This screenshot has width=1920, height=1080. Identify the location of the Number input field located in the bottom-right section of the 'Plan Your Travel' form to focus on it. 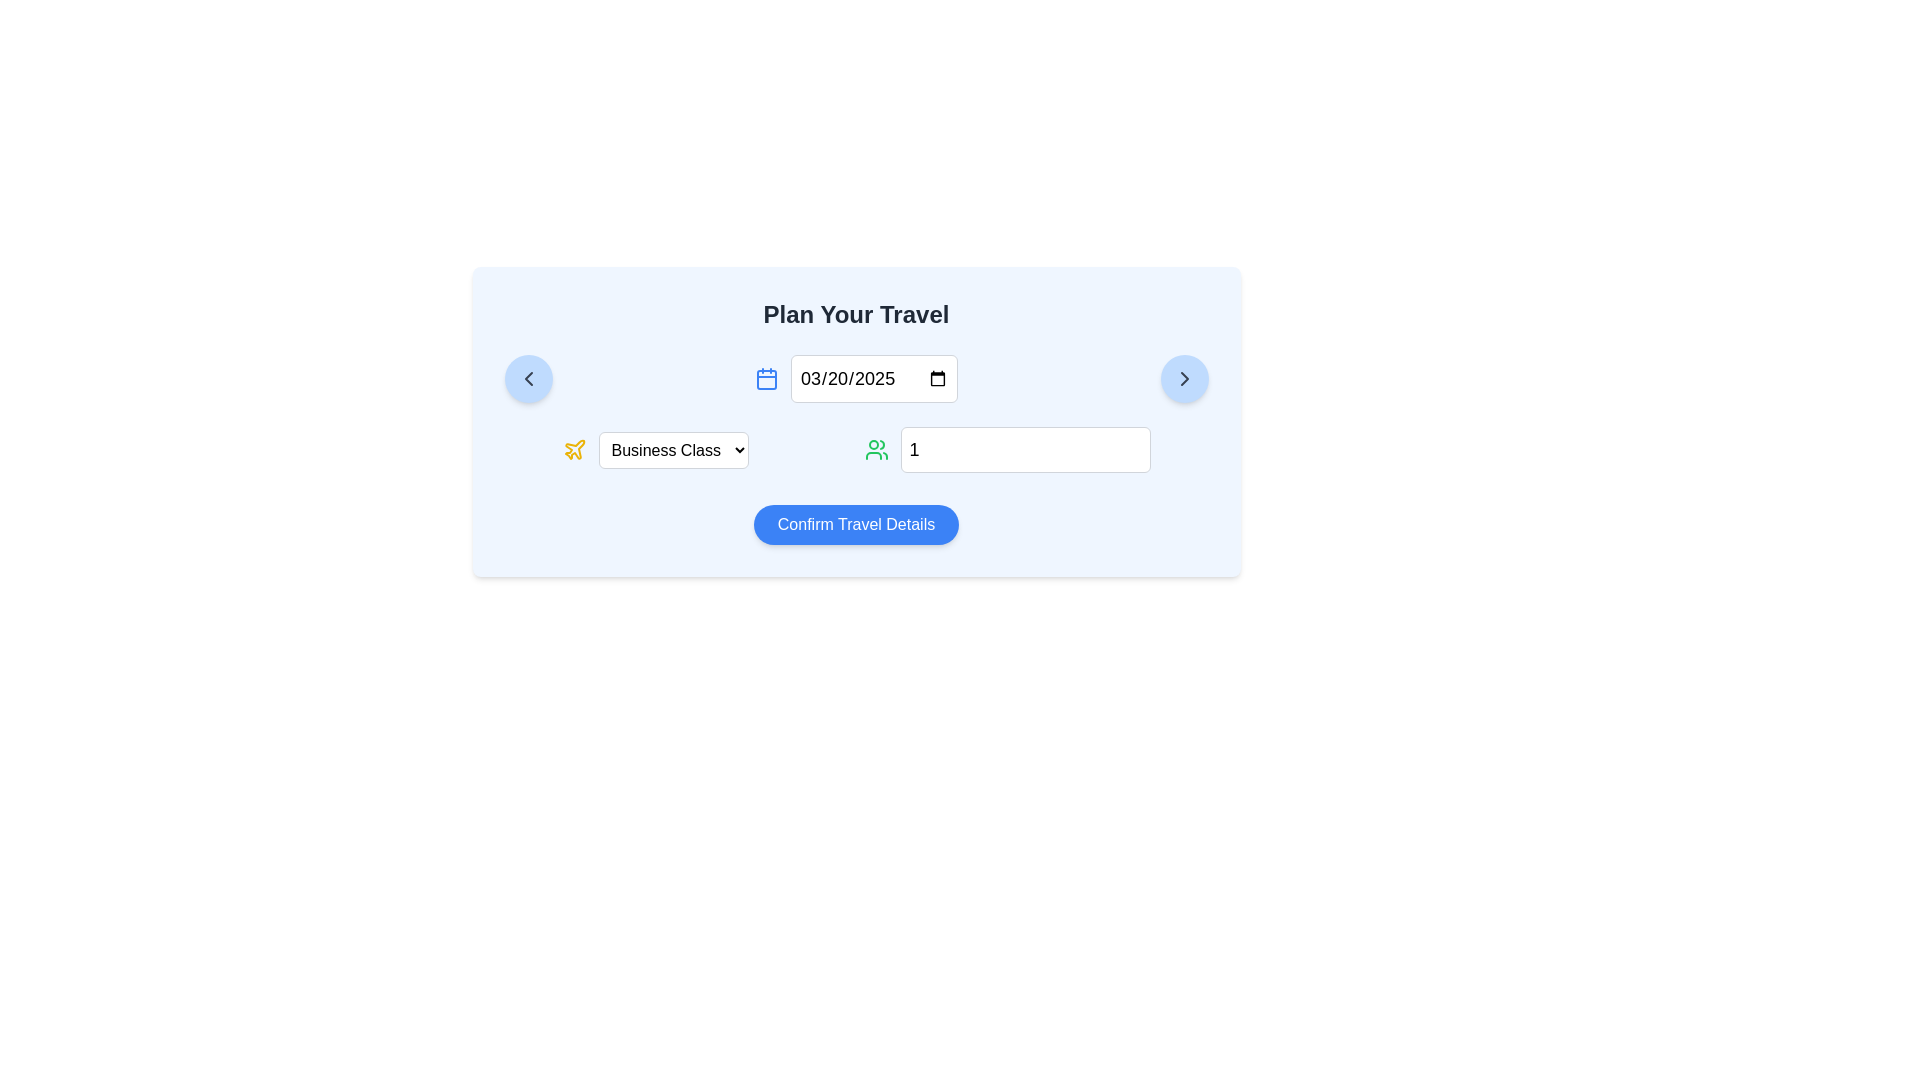
(1025, 450).